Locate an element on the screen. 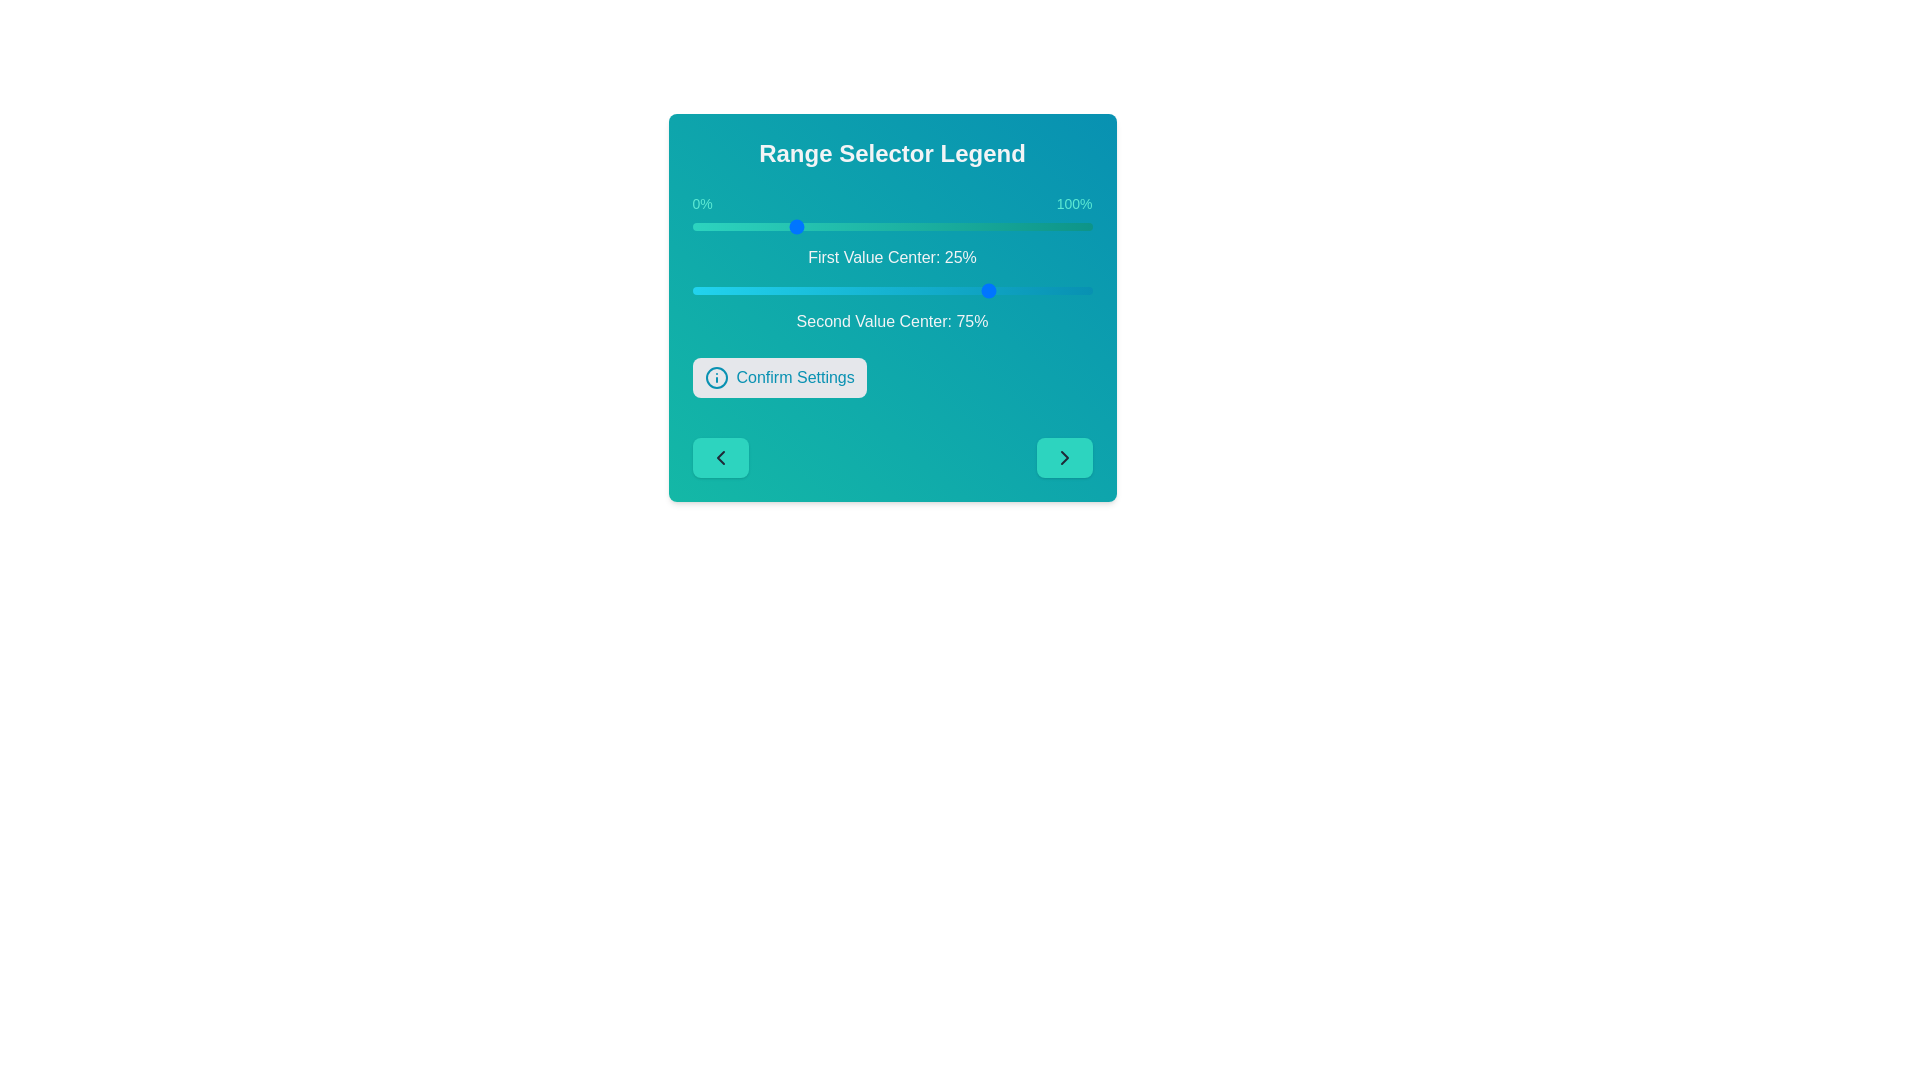 The width and height of the screenshot is (1920, 1080). the rightward chevron arrow icon located at the bottom-right corner of the interface is located at coordinates (1063, 458).